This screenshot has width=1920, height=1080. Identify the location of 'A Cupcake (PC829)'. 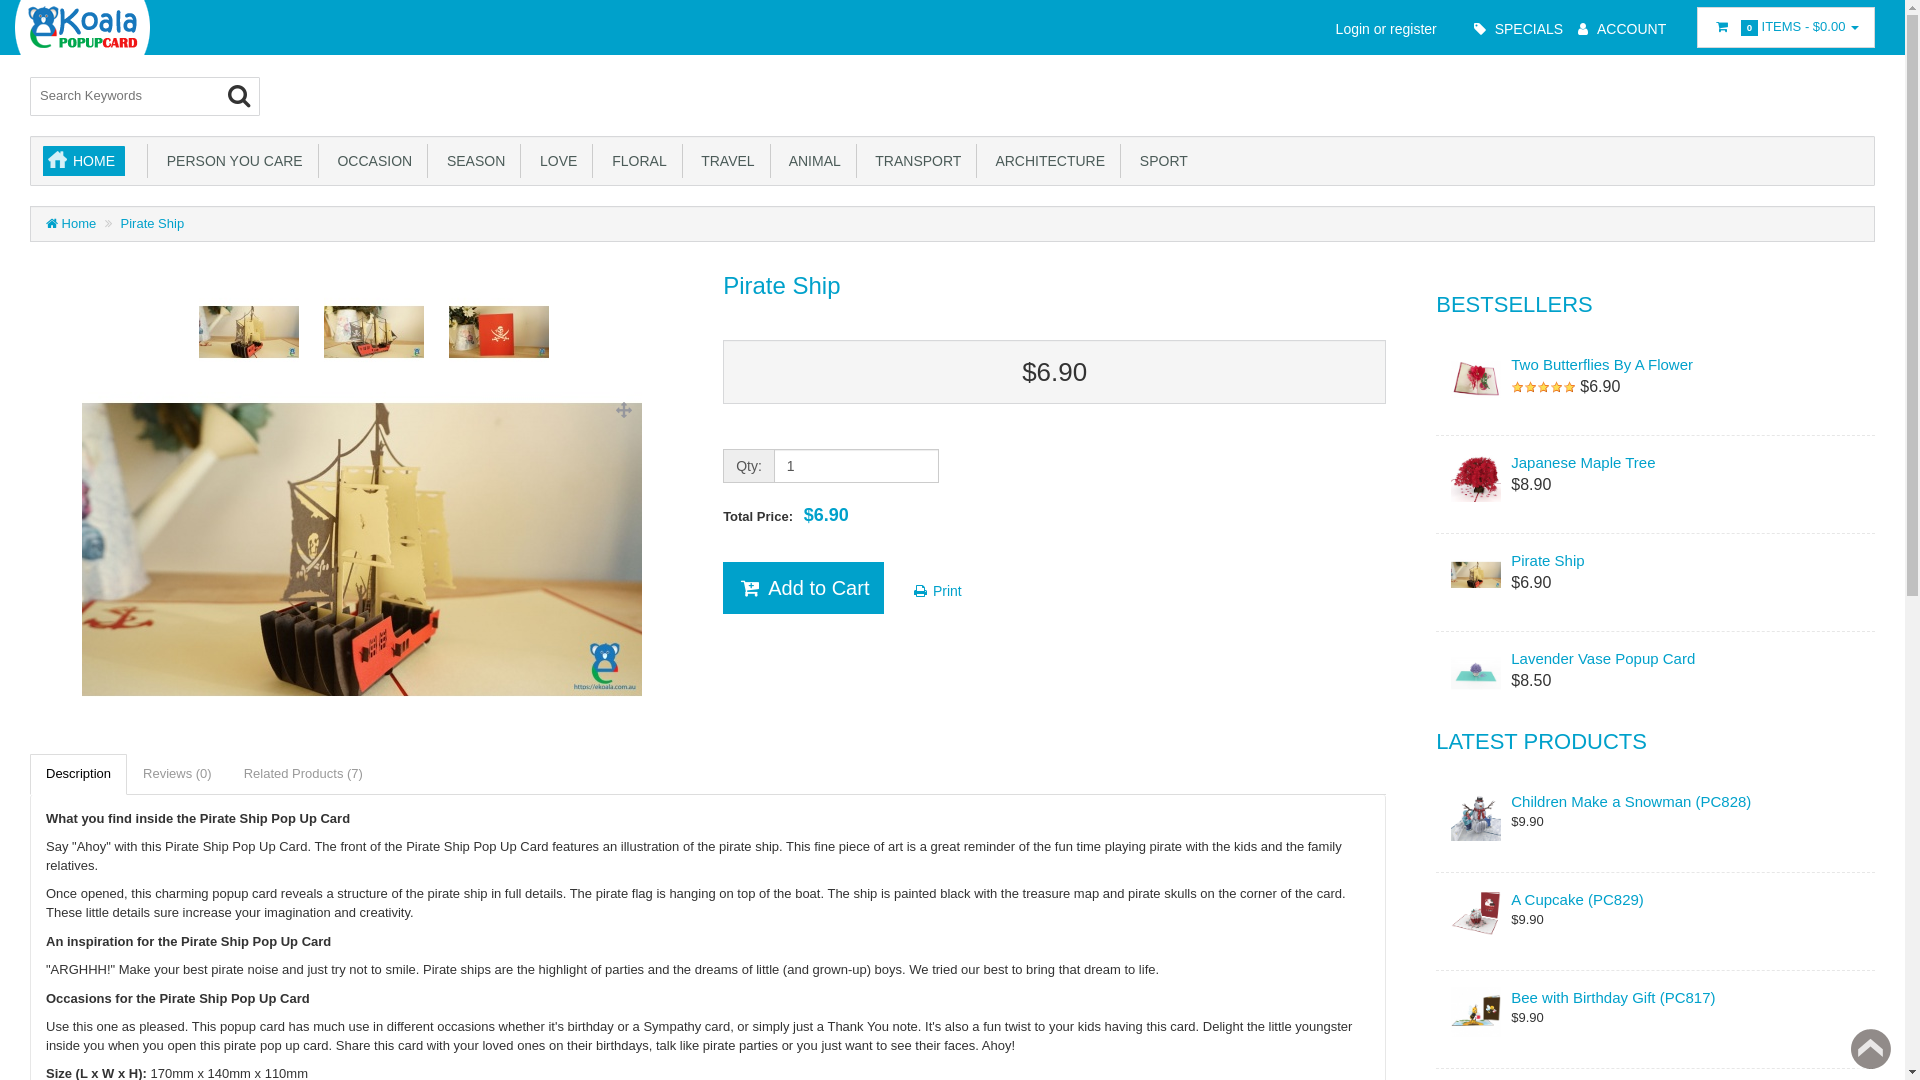
(1655, 898).